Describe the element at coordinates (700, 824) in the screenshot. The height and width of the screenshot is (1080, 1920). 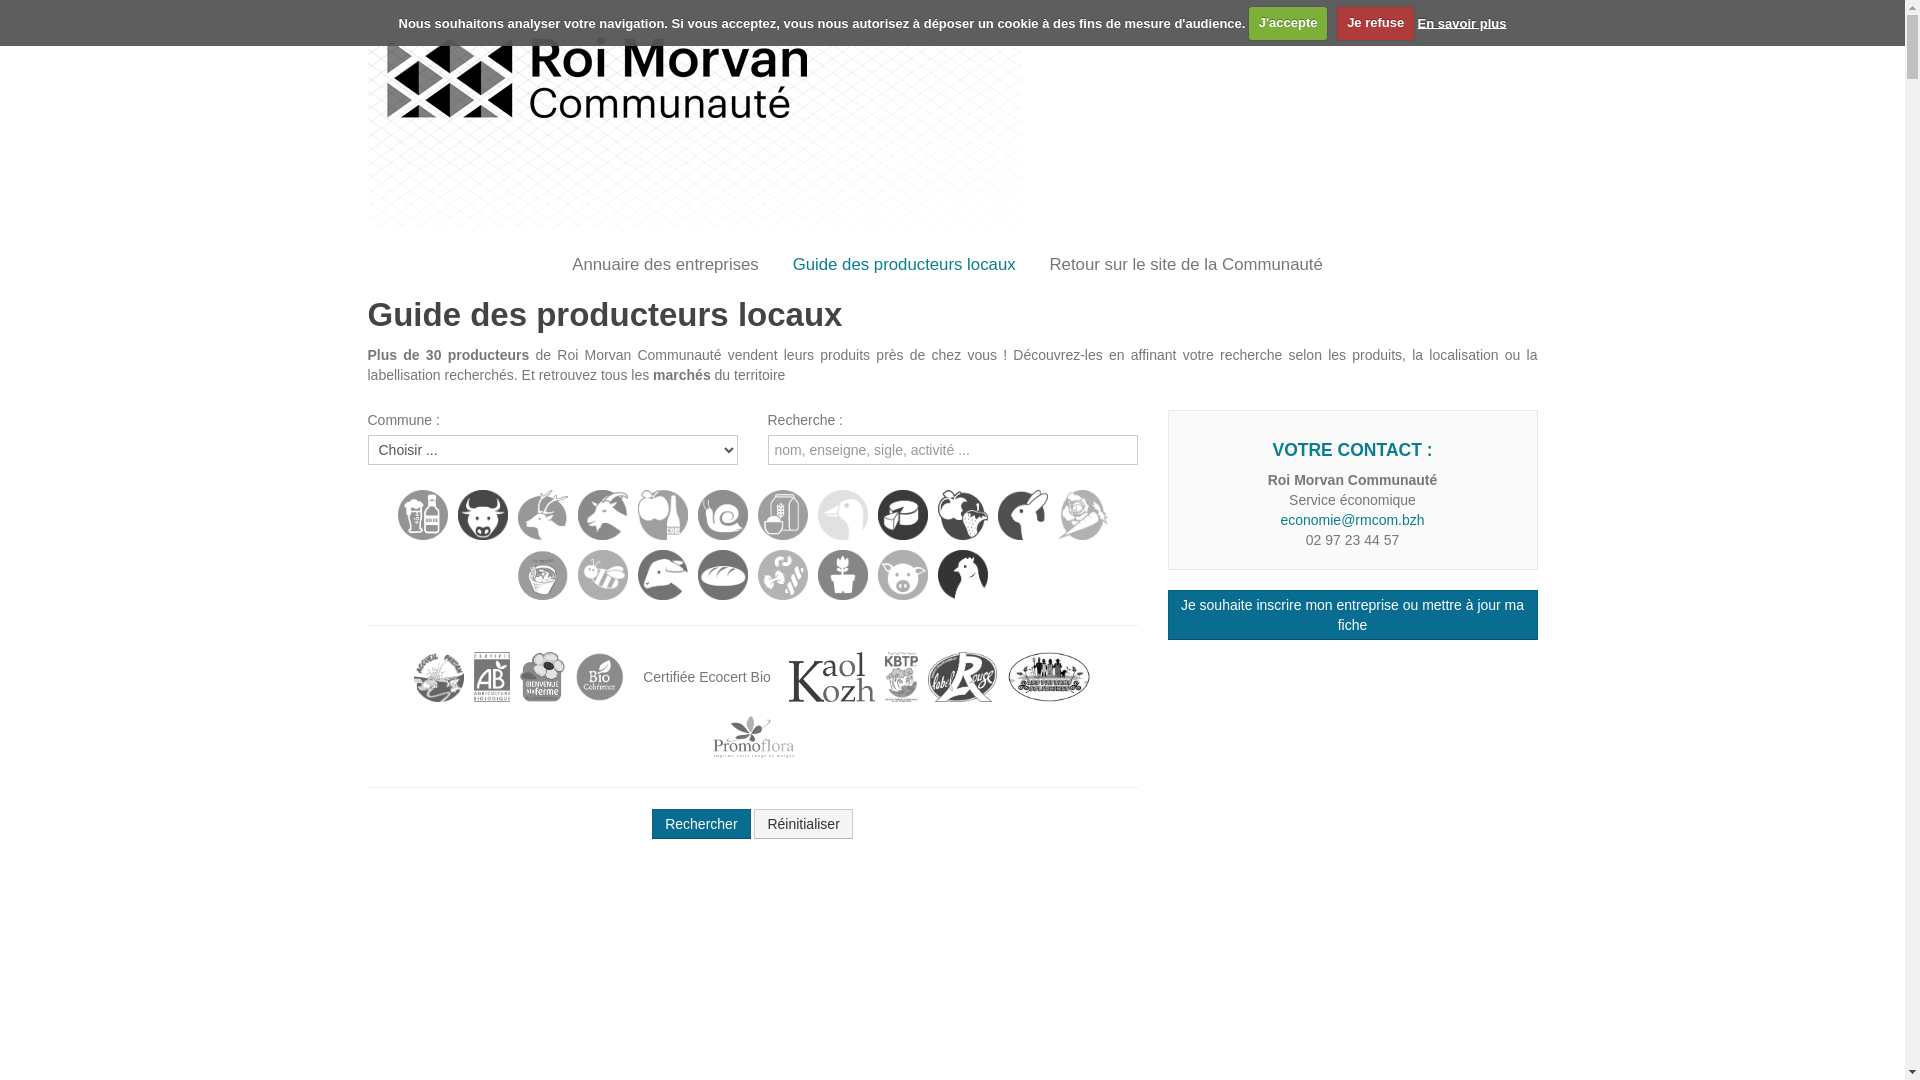
I see `'Rechercher'` at that location.